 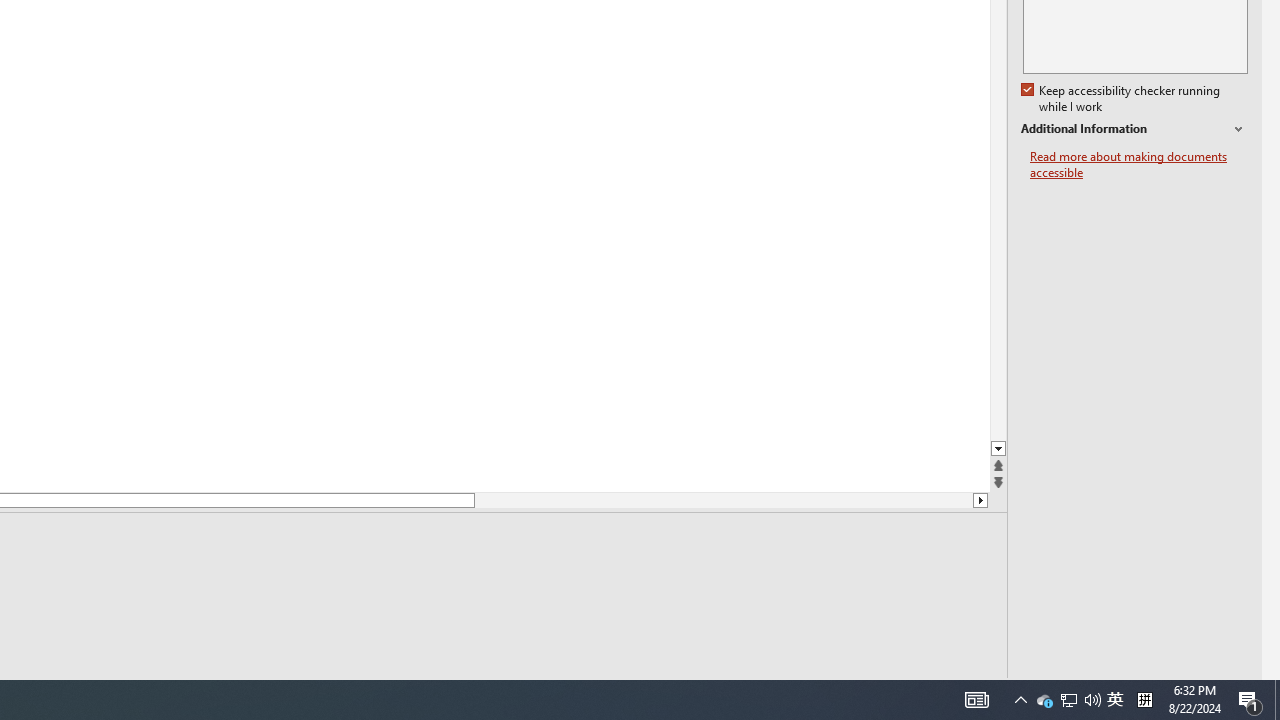 I want to click on 'Additional Information', so click(x=1134, y=129).